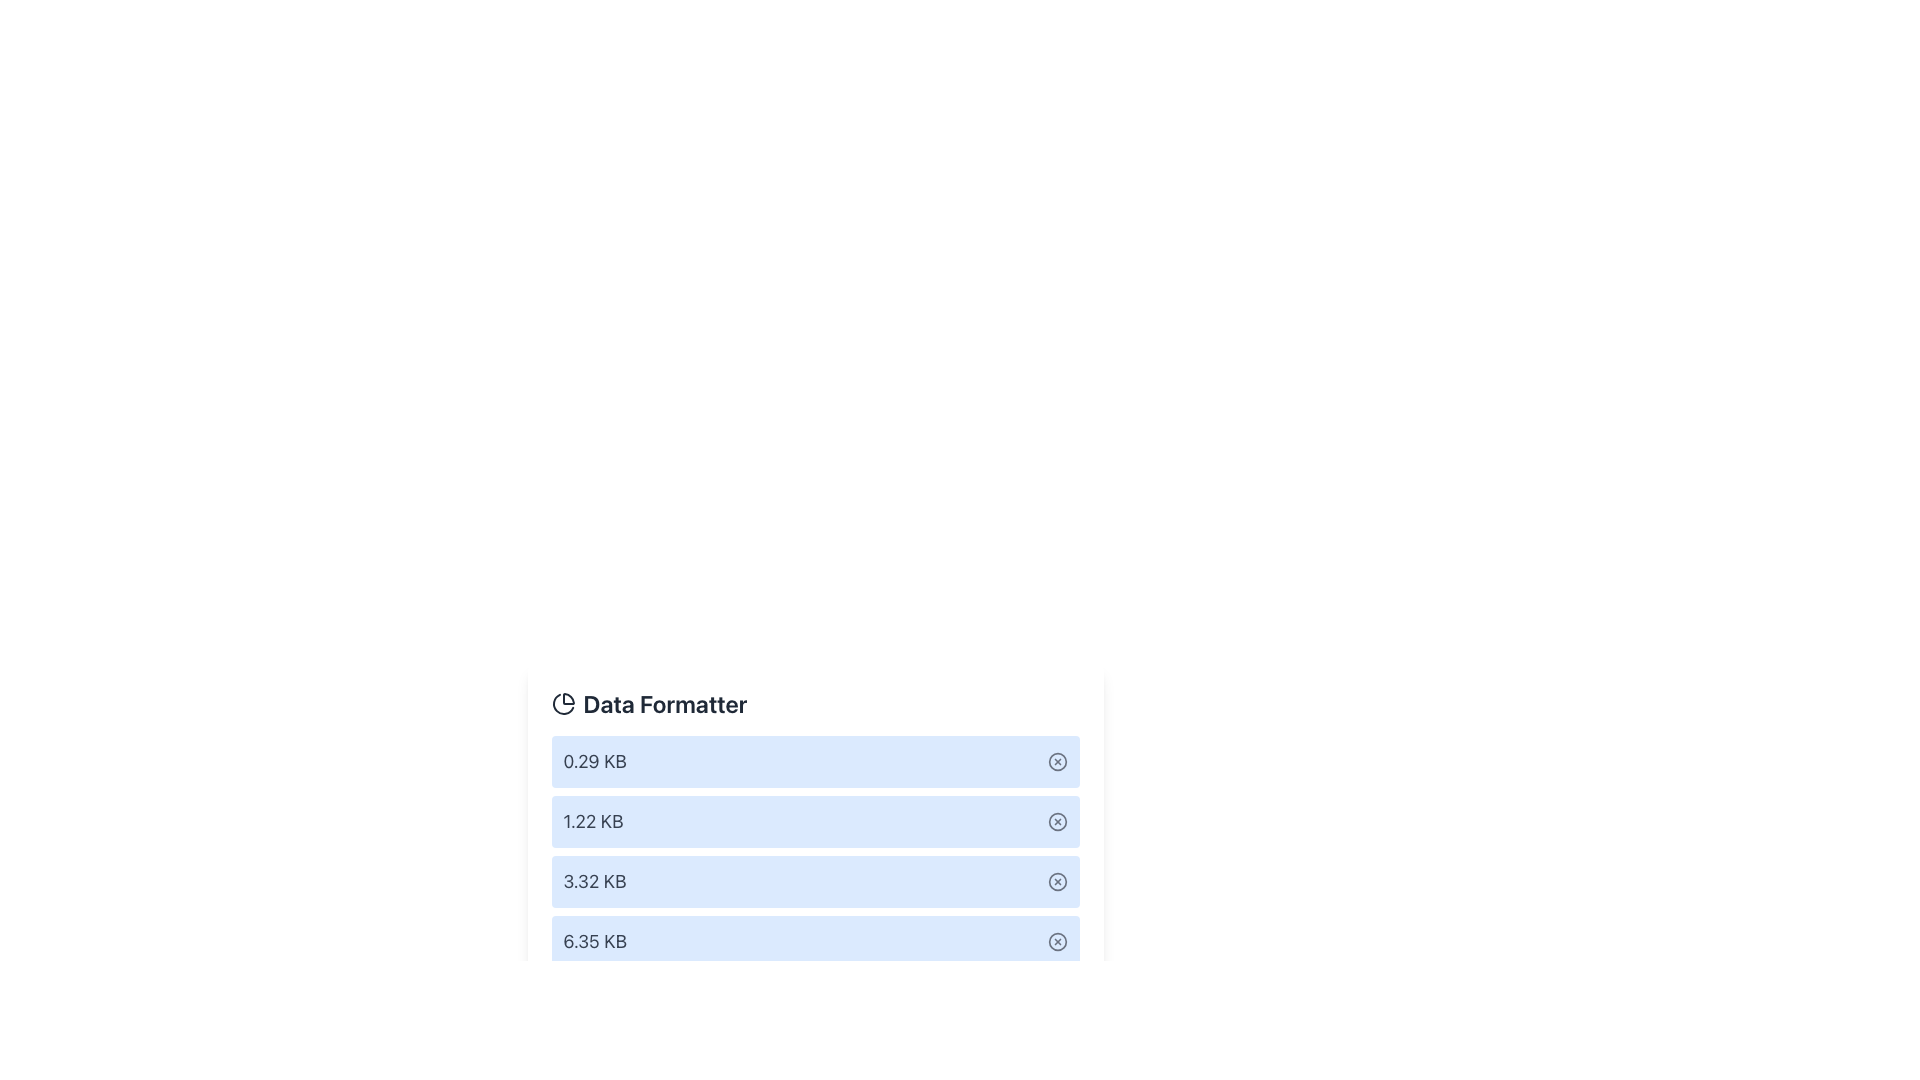  I want to click on the SVG Circle Element located in the bottom-right corner of the interface that serves as a close or cancel button, so click(1056, 941).